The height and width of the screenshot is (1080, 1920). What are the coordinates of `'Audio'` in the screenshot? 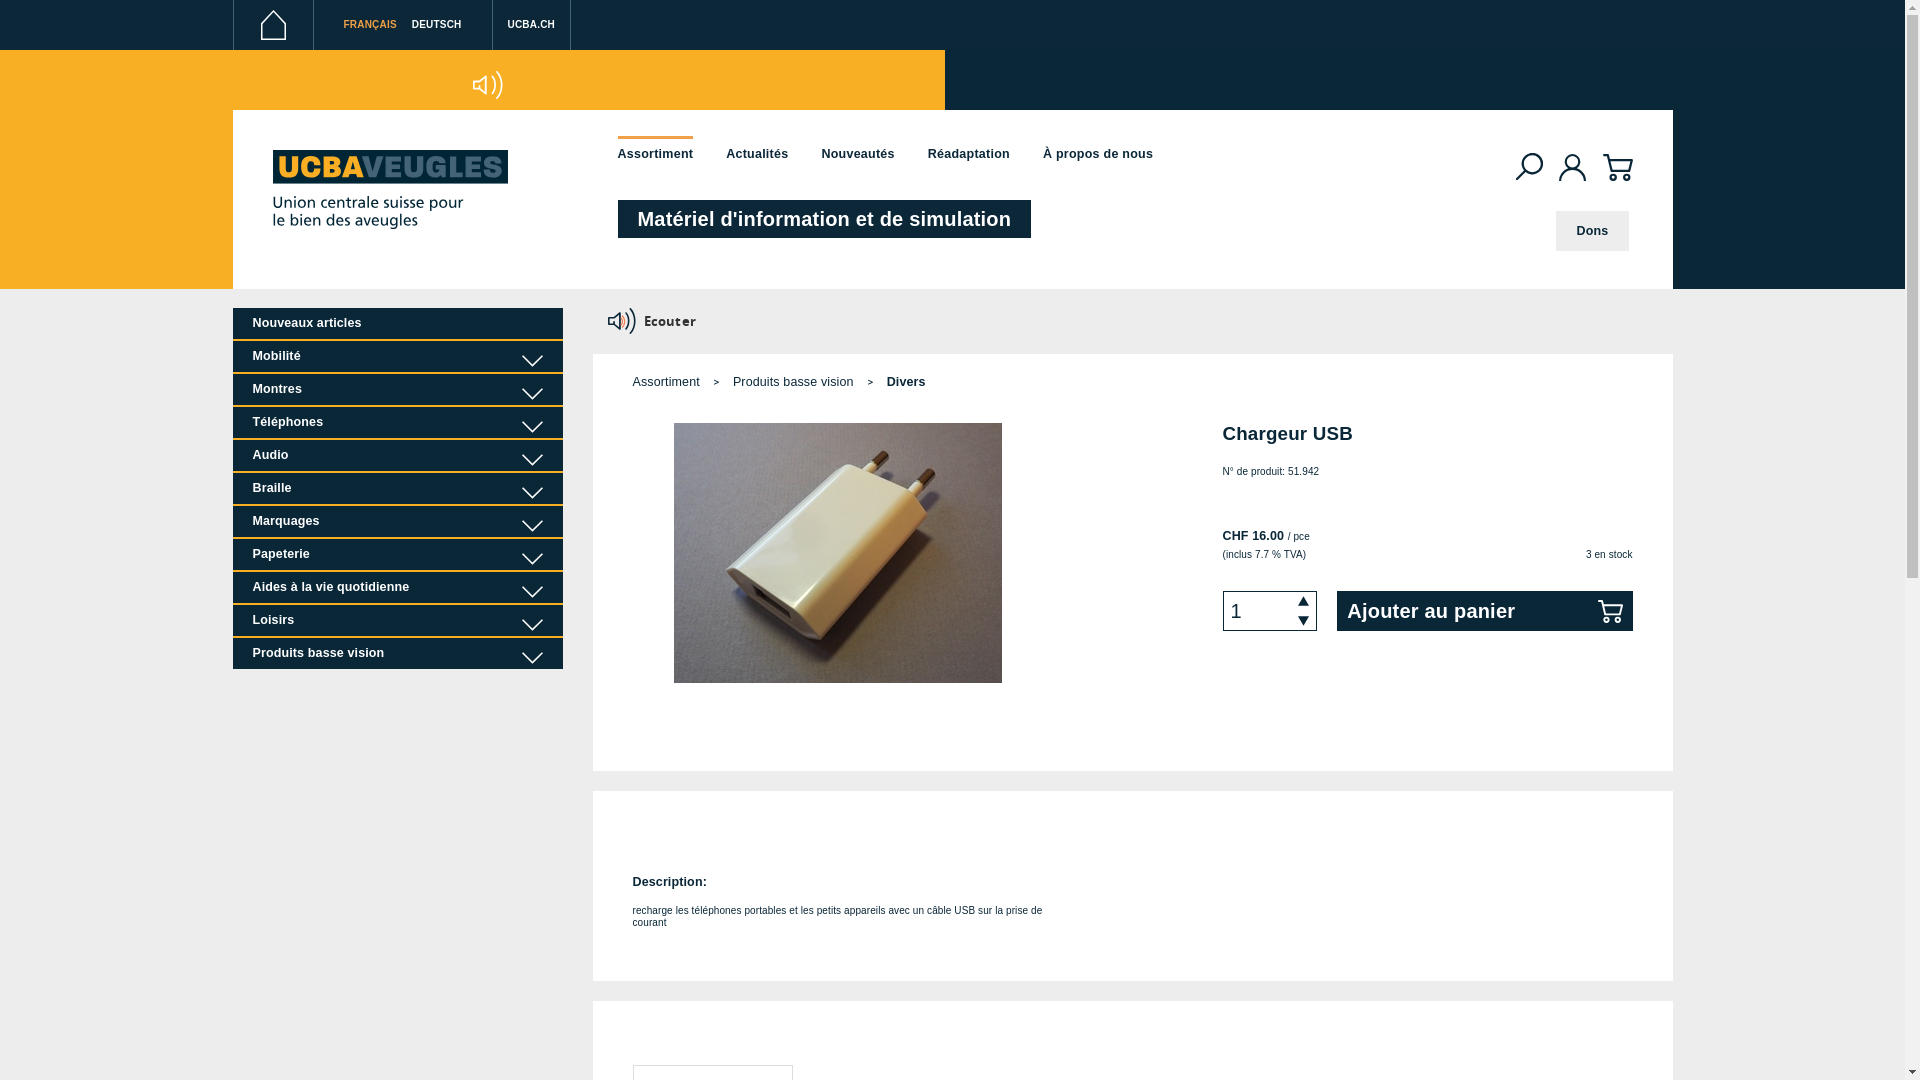 It's located at (397, 455).